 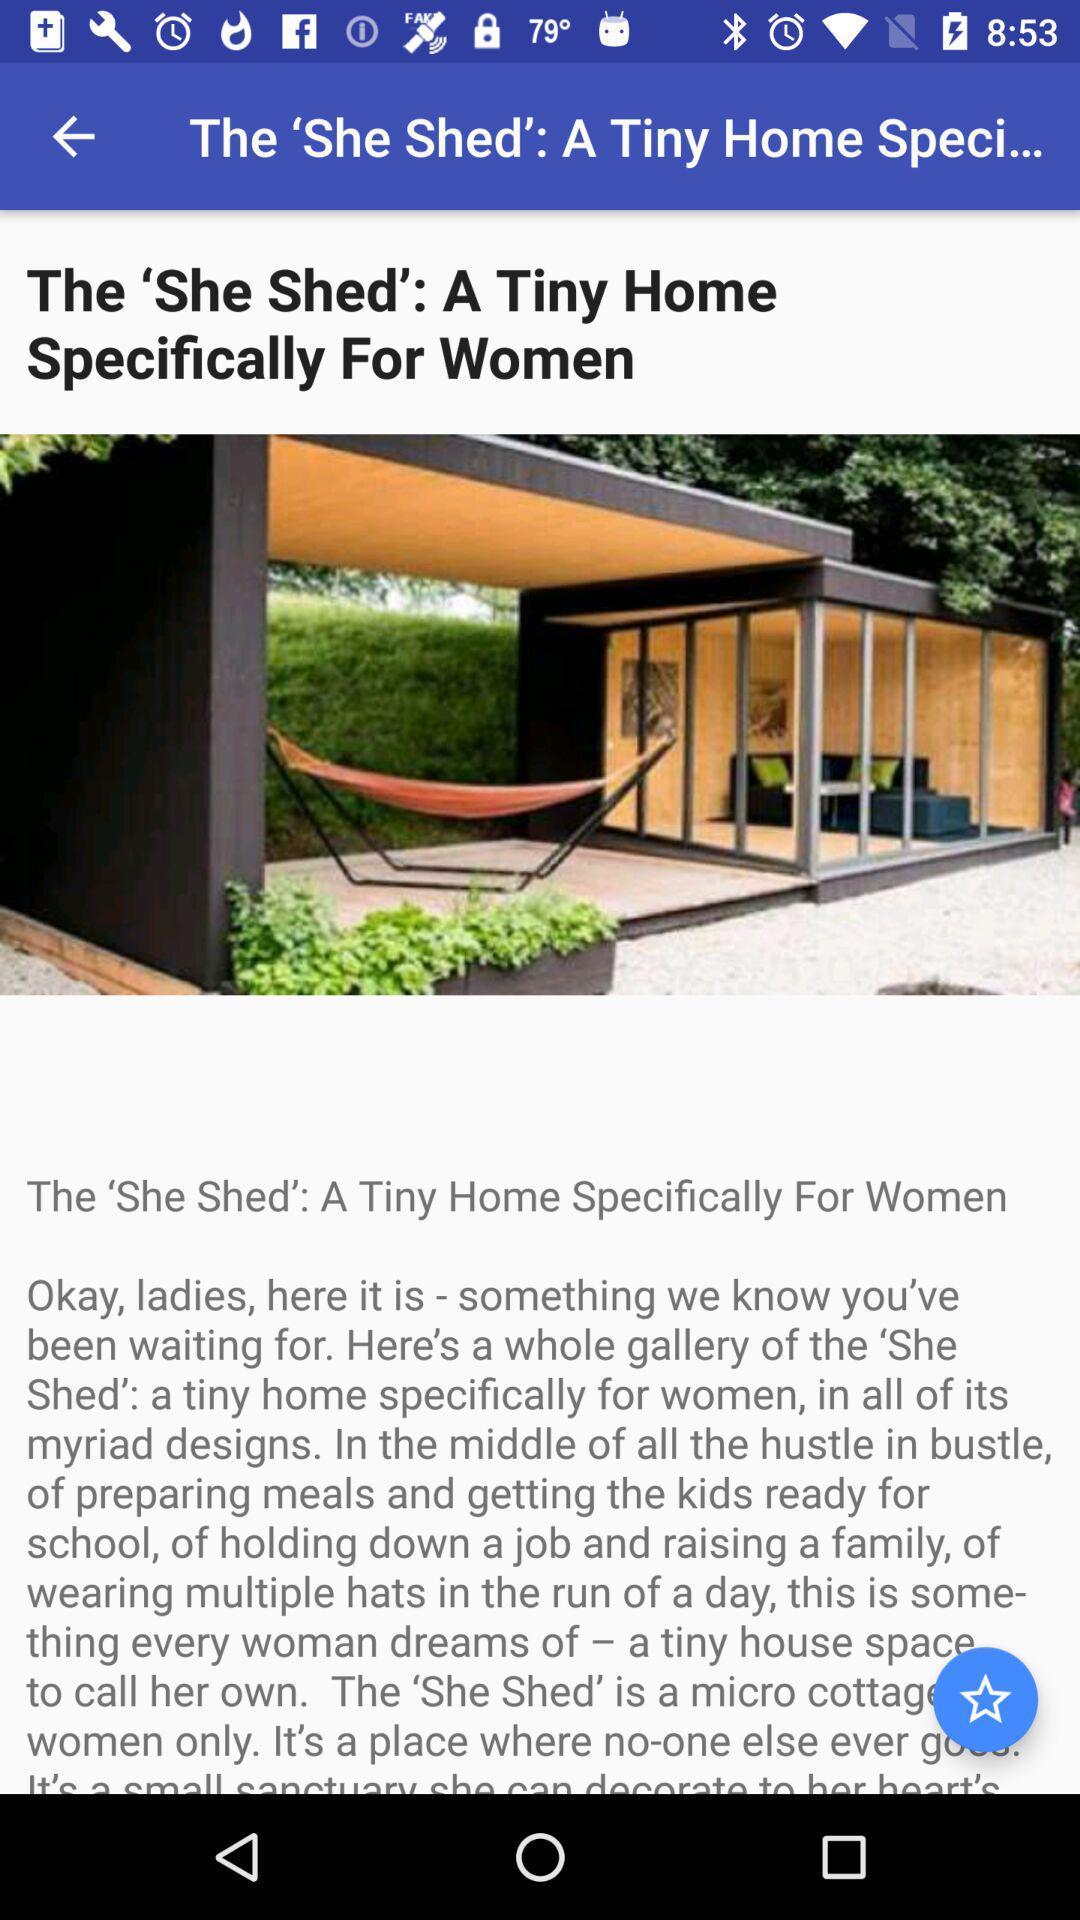 What do you see at coordinates (72, 135) in the screenshot?
I see `icon to the left of the she shed` at bounding box center [72, 135].